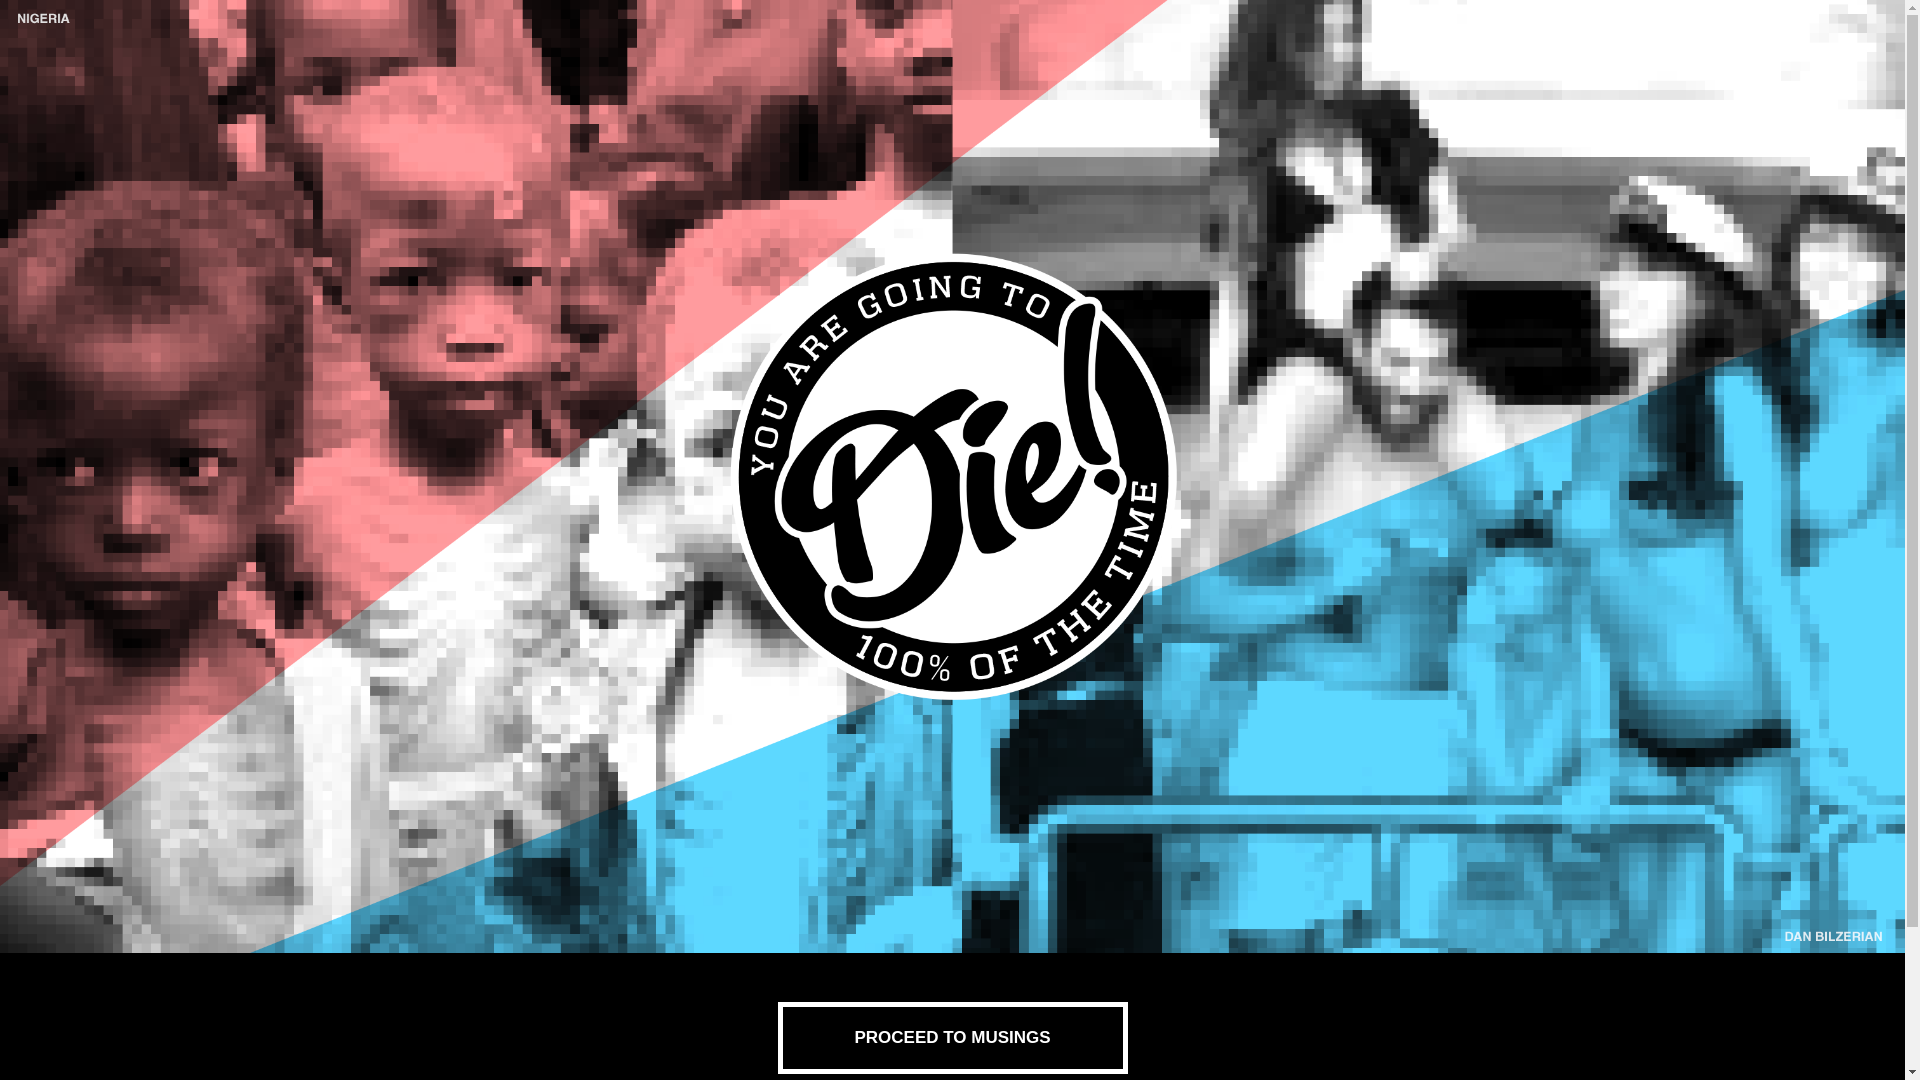  What do you see at coordinates (854, 1036) in the screenshot?
I see `'PROCEED TO MUSINGS'` at bounding box center [854, 1036].